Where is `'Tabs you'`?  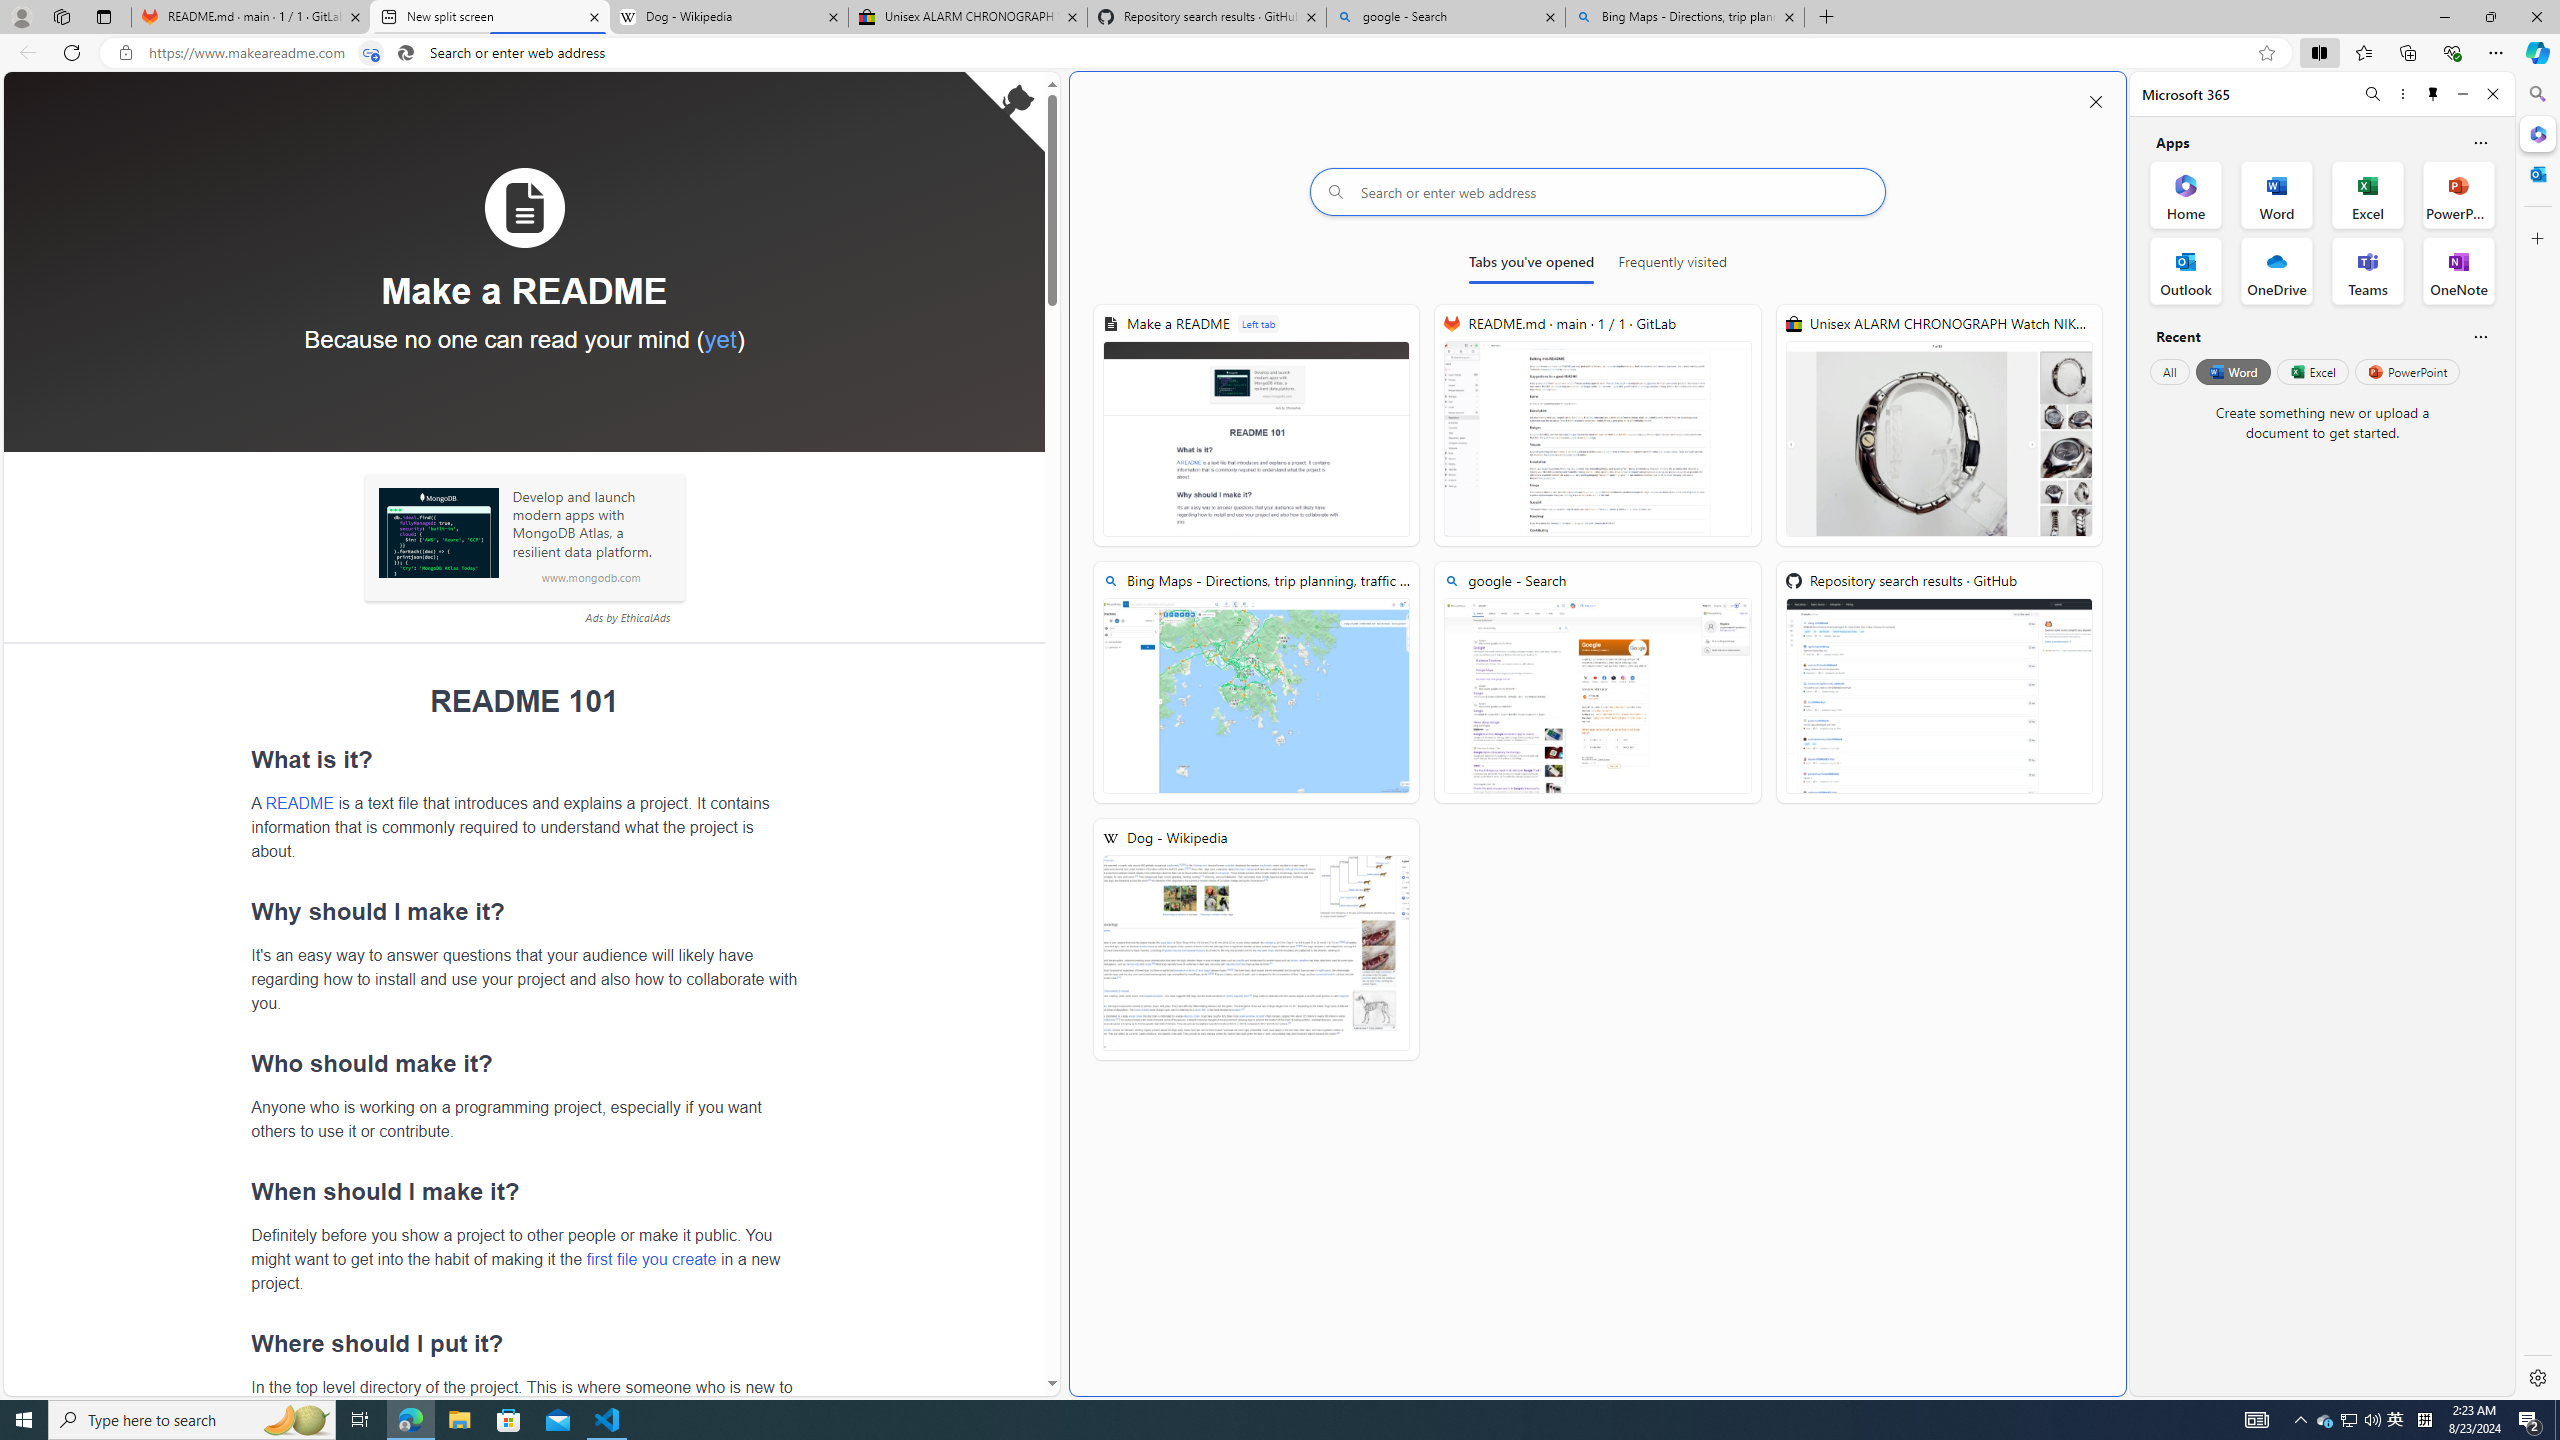 'Tabs you' is located at coordinates (1529, 265).